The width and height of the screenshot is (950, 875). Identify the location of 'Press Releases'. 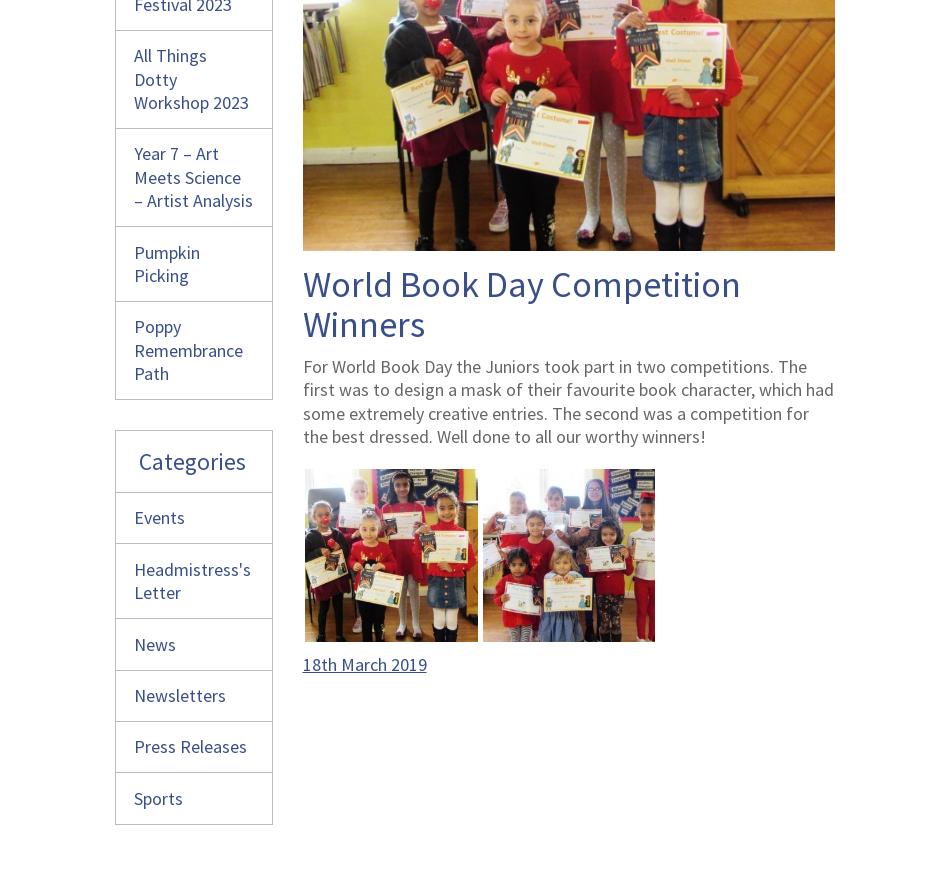
(190, 746).